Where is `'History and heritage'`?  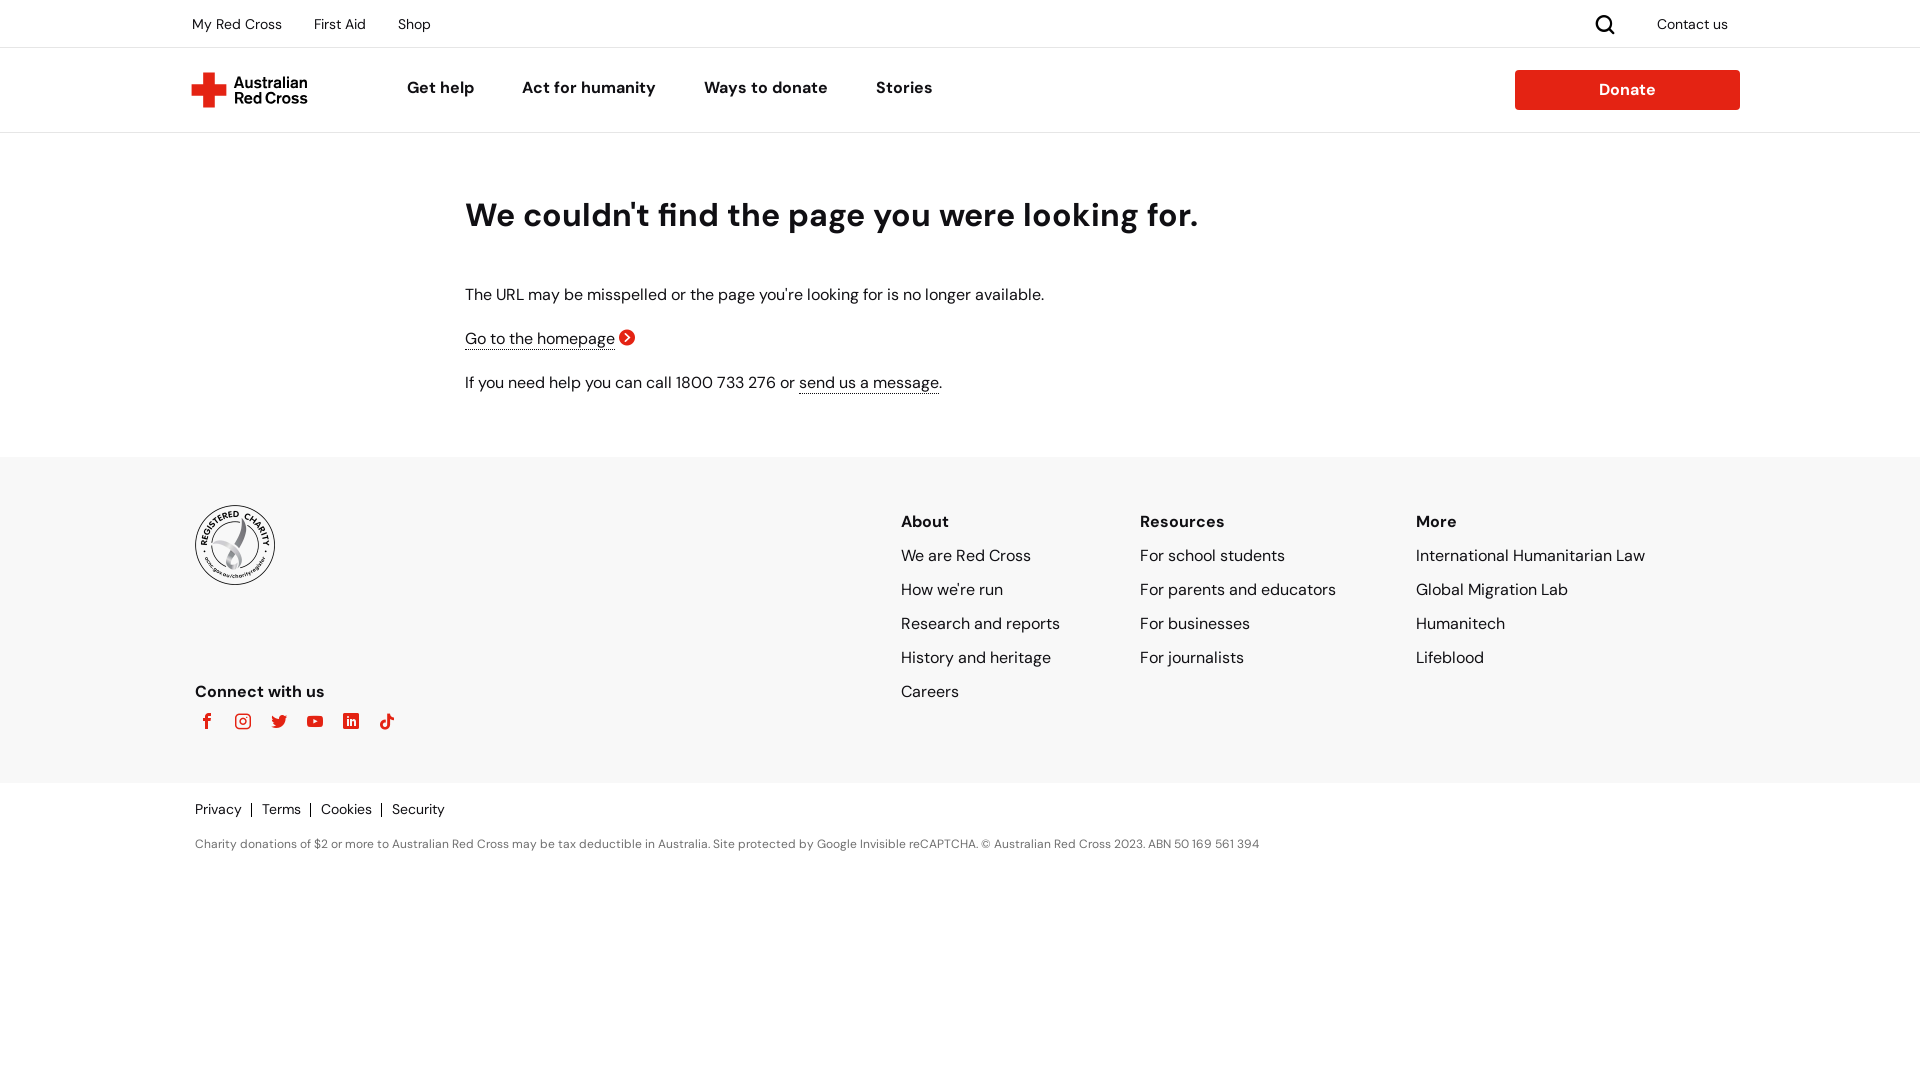
'History and heritage' is located at coordinates (975, 657).